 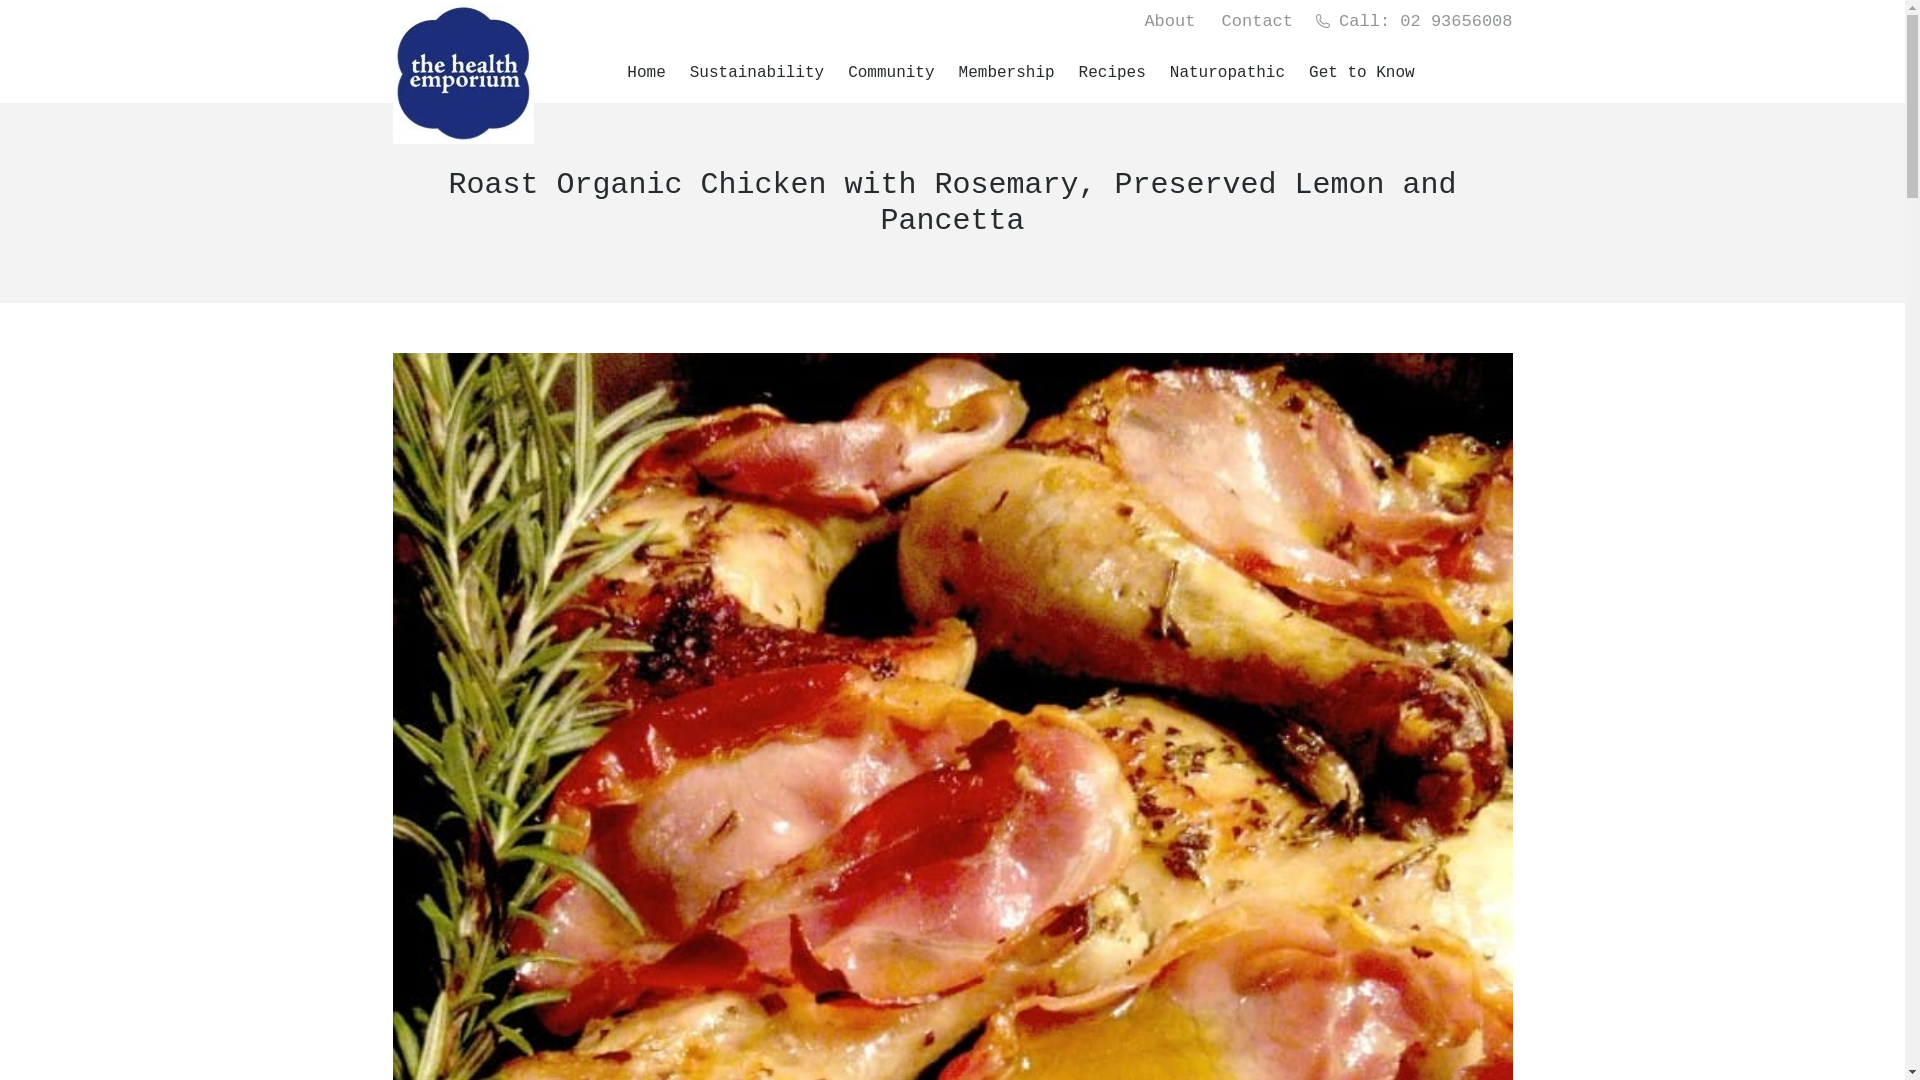 What do you see at coordinates (1362, 72) in the screenshot?
I see `'Get to Know'` at bounding box center [1362, 72].